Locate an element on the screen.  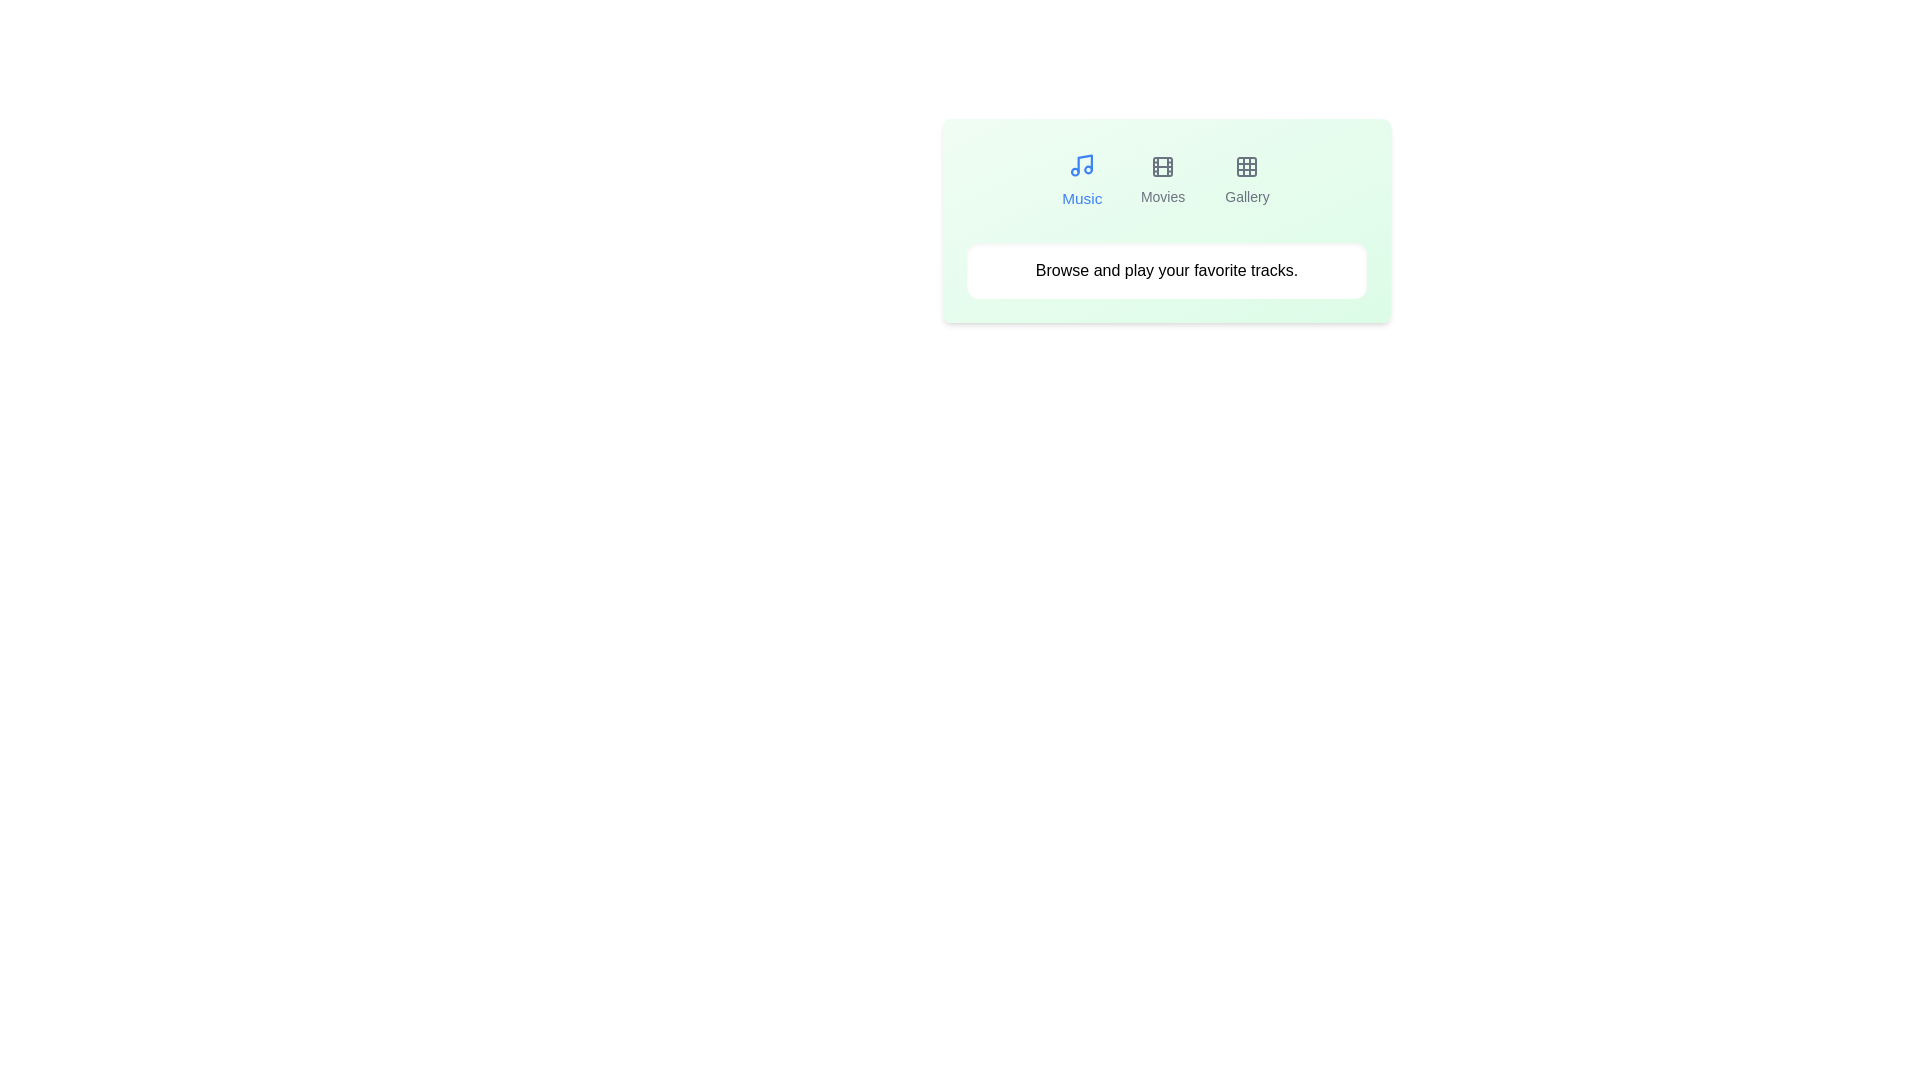
the Music tab to view its content is located at coordinates (1080, 181).